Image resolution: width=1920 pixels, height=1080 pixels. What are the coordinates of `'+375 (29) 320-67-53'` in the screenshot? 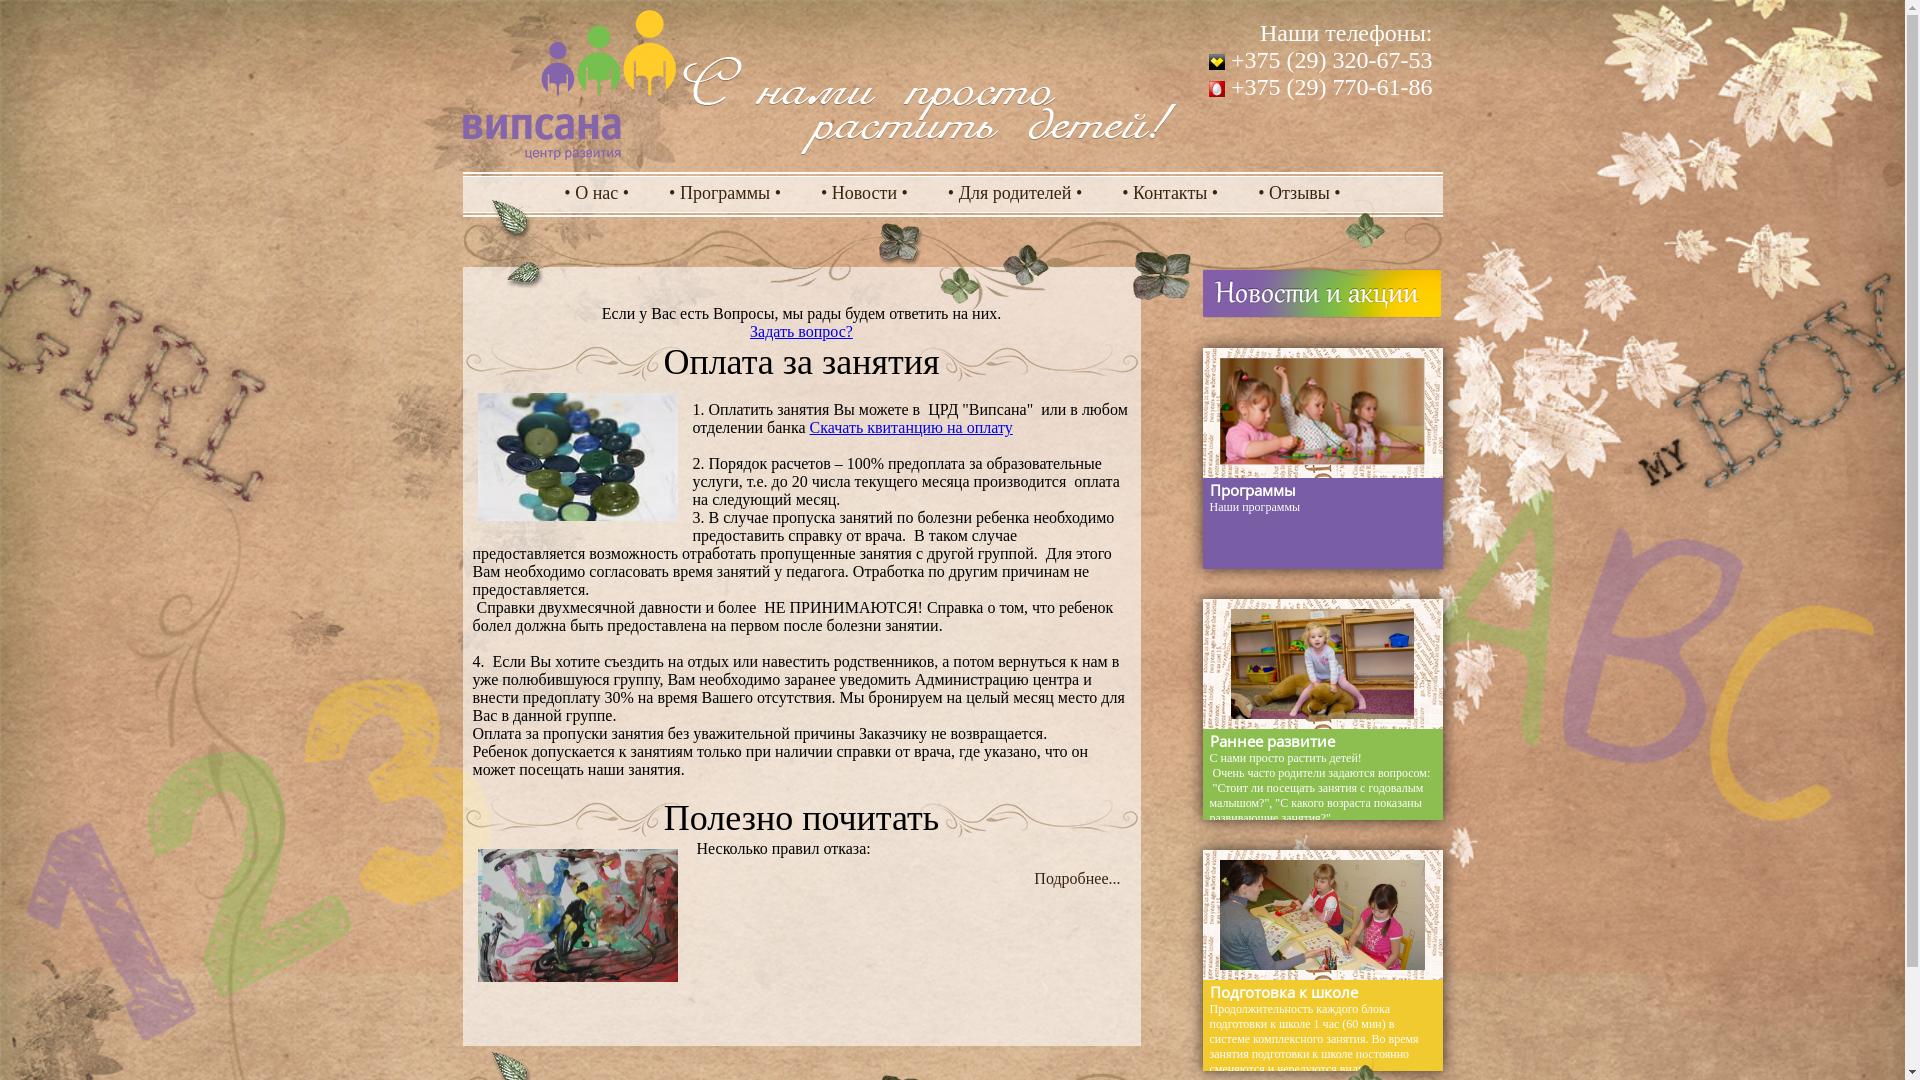 It's located at (1320, 59).